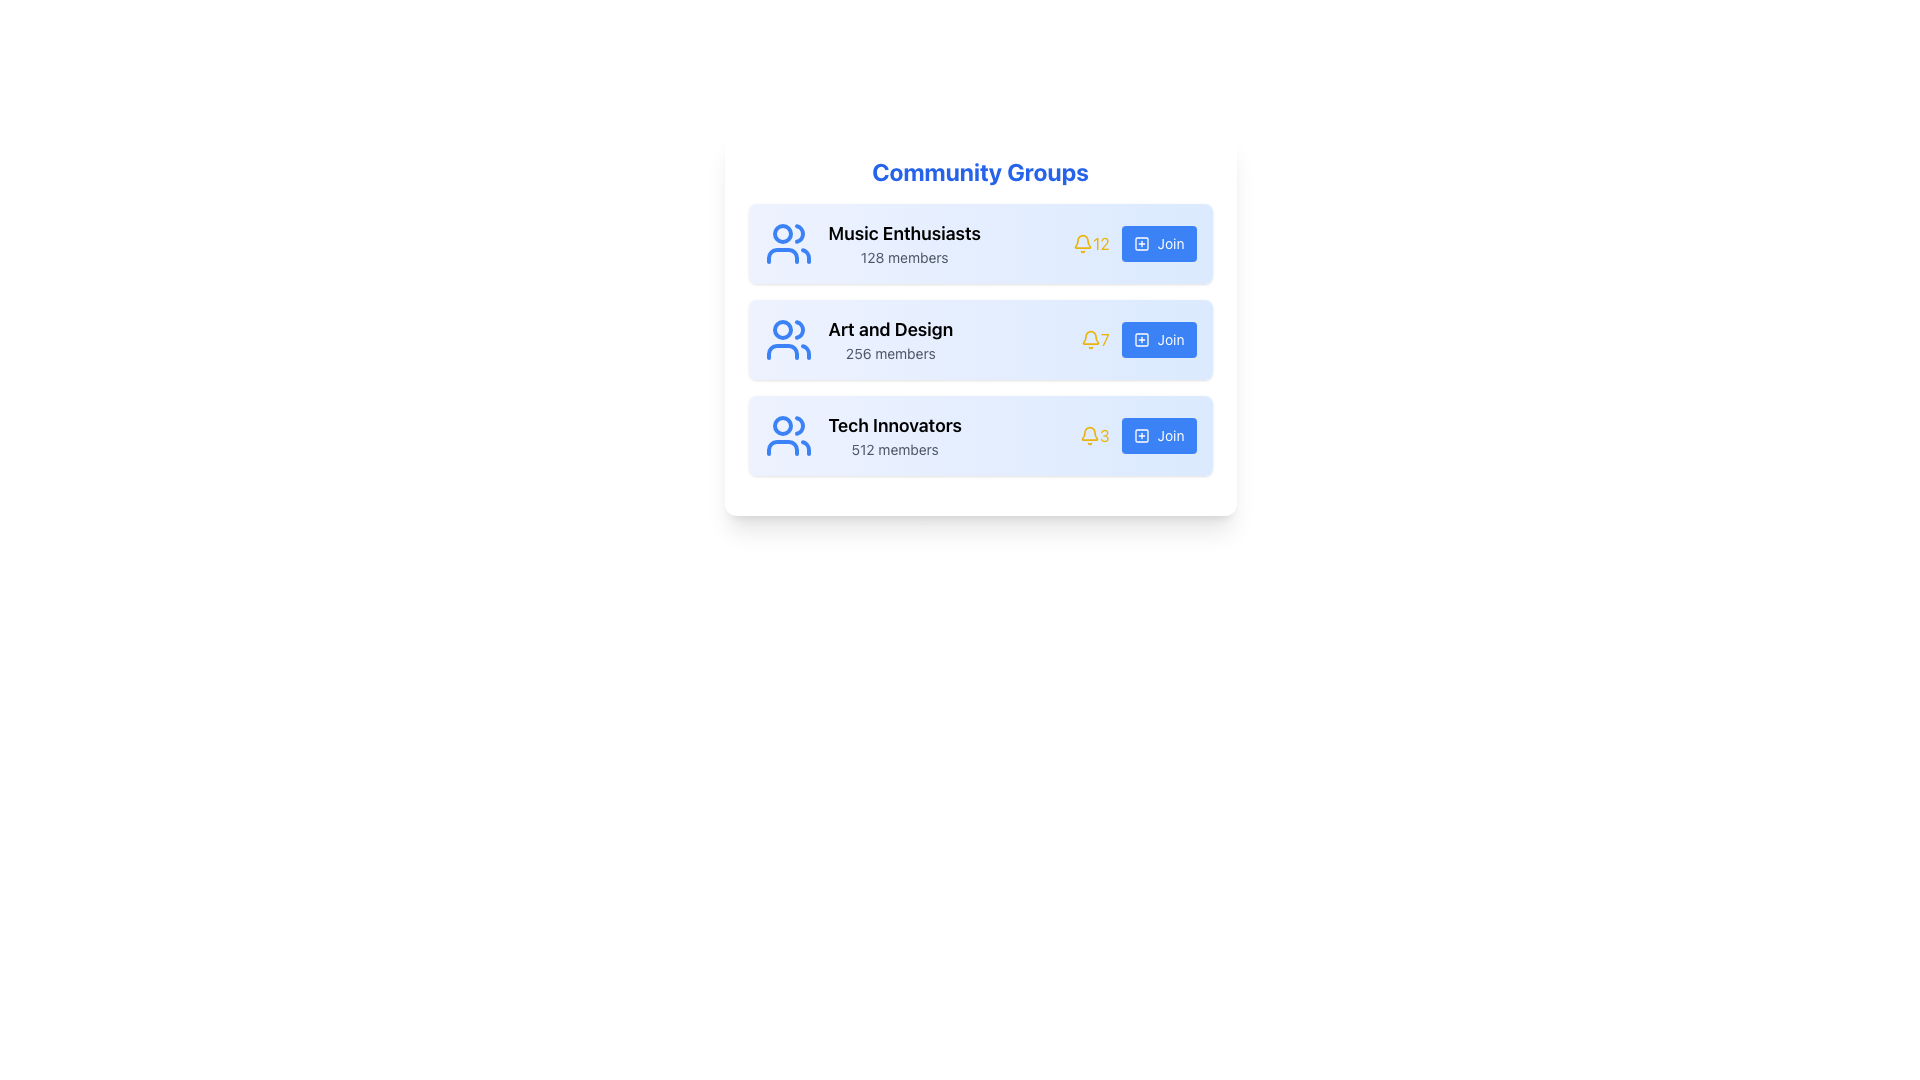 The image size is (1920, 1080). What do you see at coordinates (980, 338) in the screenshot?
I see `the 'Art and Design' title in the list item which has a gradient background and includes icons and member count` at bounding box center [980, 338].